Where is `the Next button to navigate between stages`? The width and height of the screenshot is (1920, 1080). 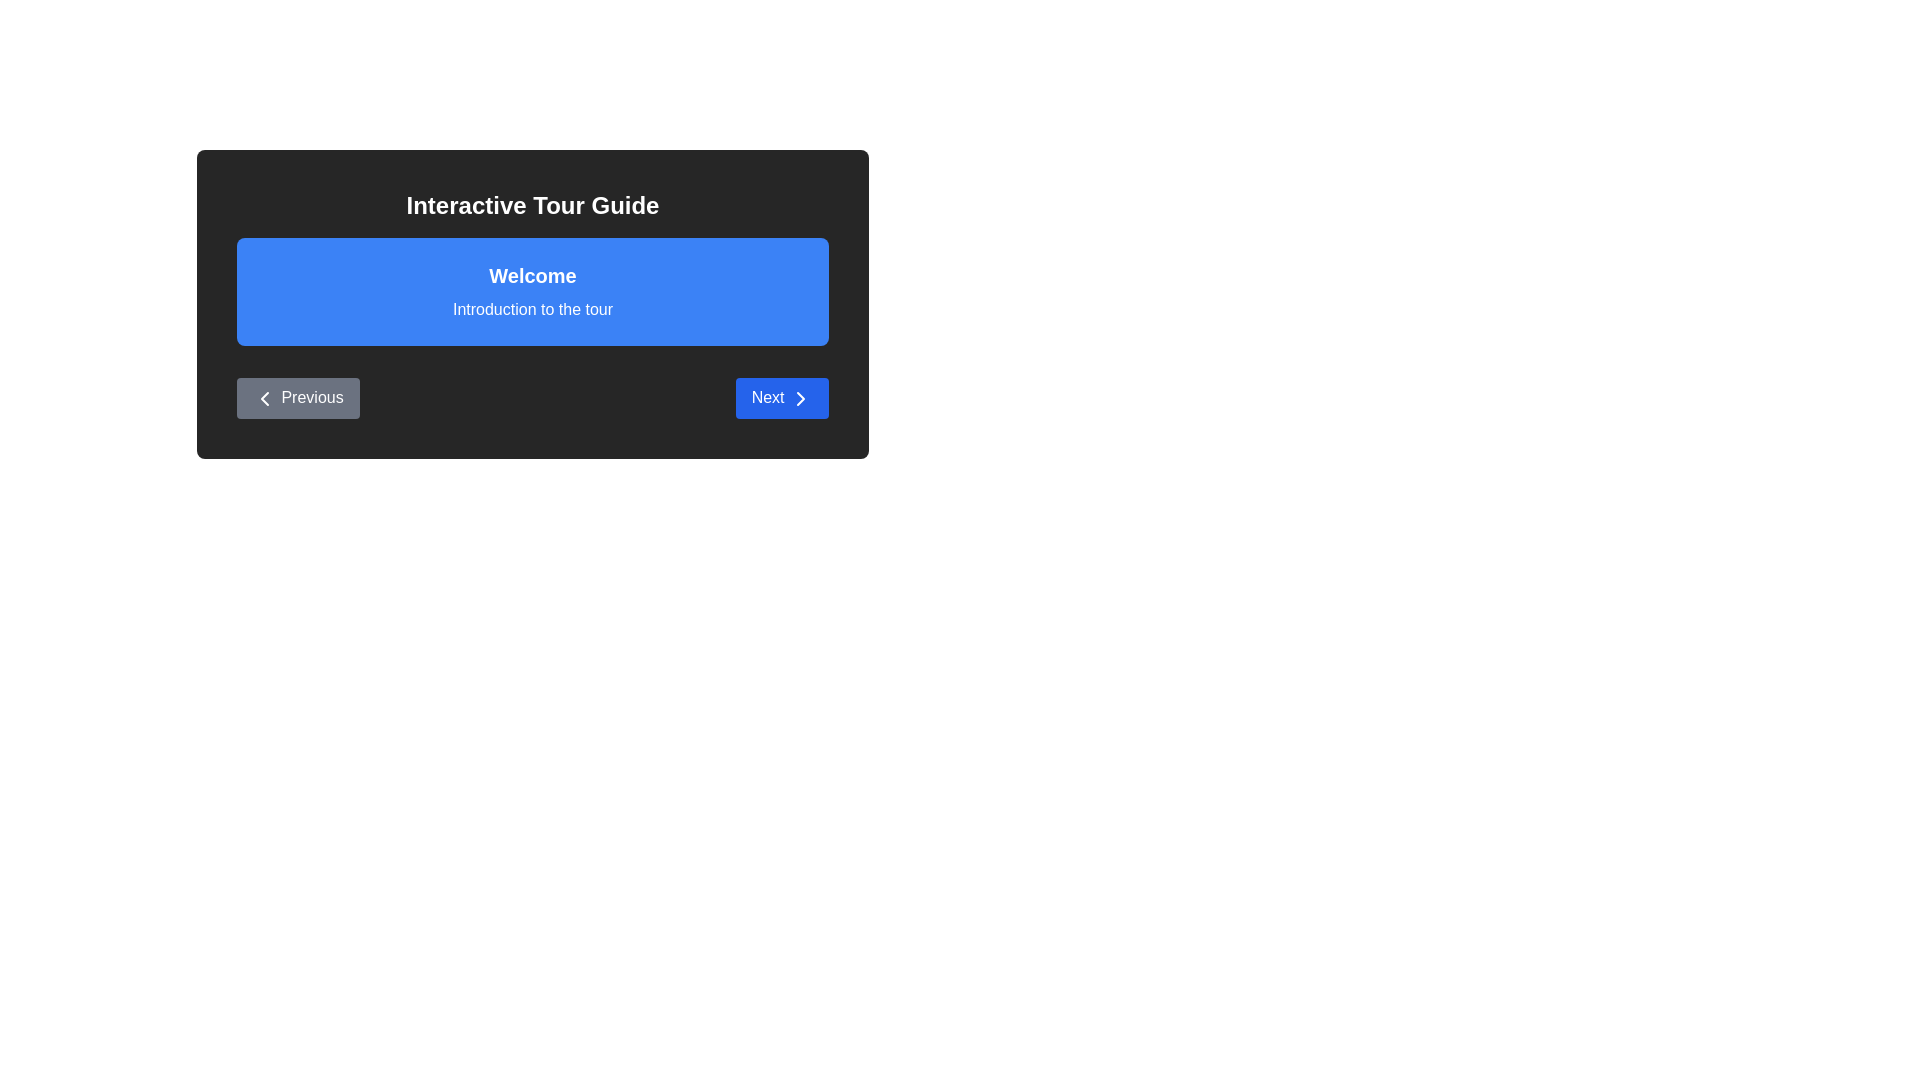 the Next button to navigate between stages is located at coordinates (781, 398).